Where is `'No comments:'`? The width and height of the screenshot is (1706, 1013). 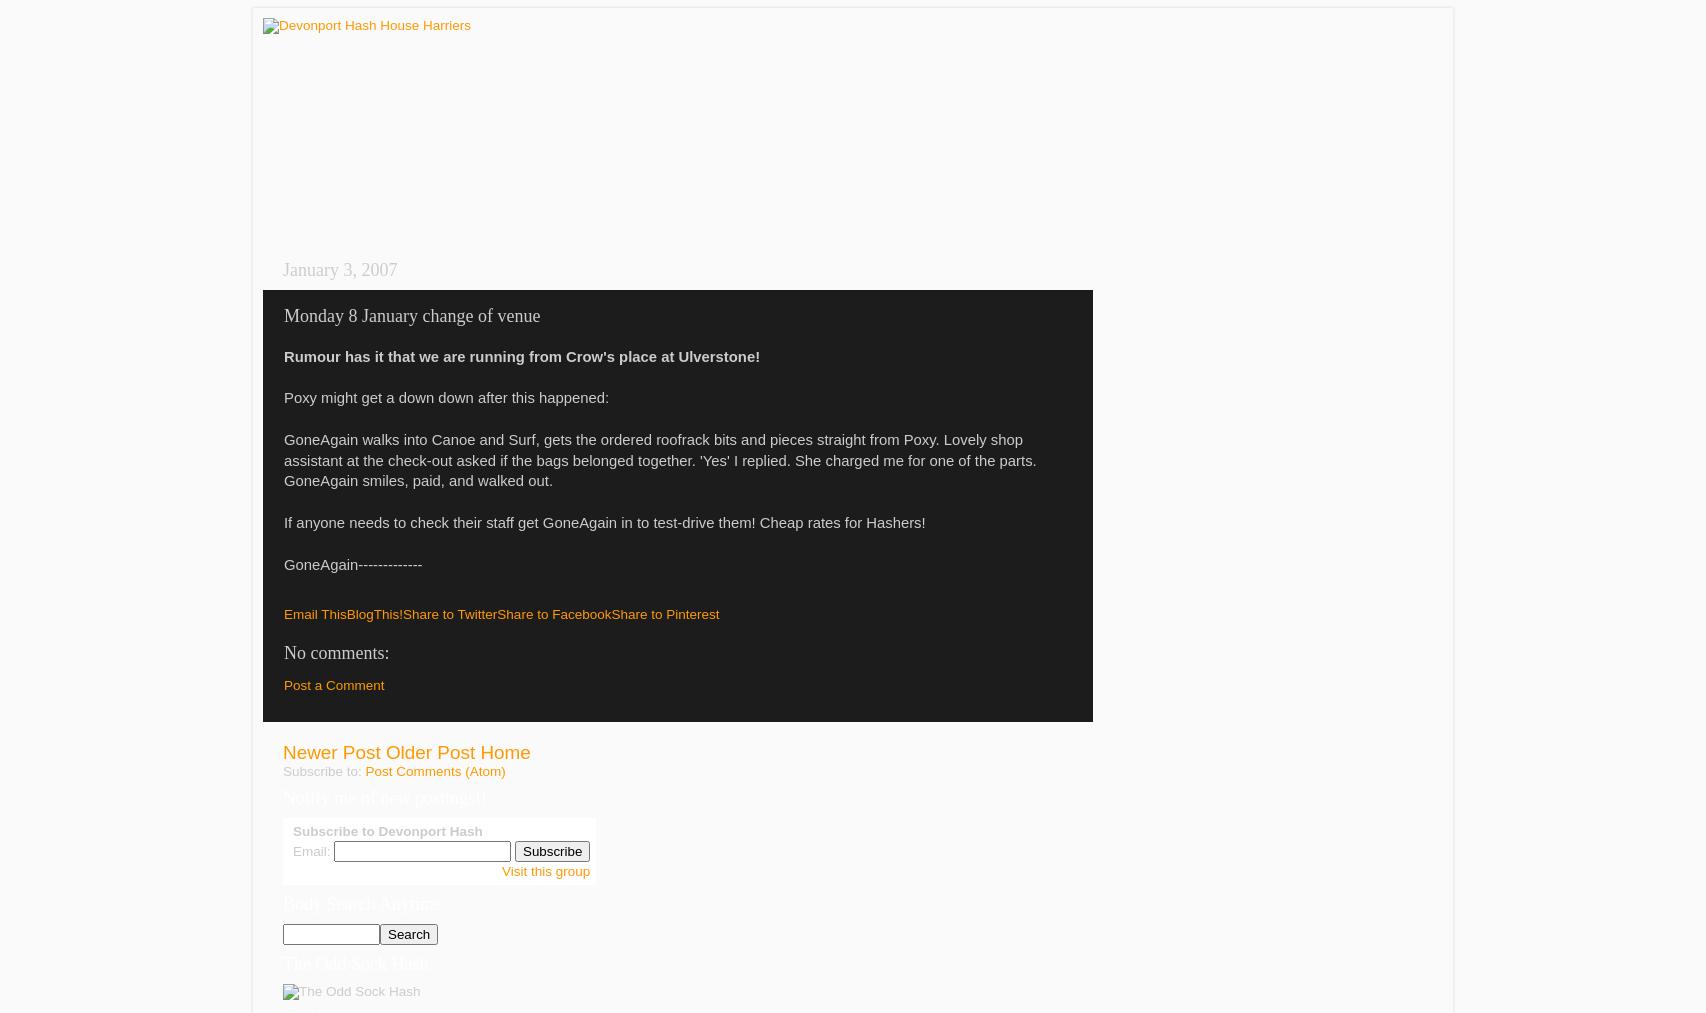 'No comments:' is located at coordinates (284, 651).